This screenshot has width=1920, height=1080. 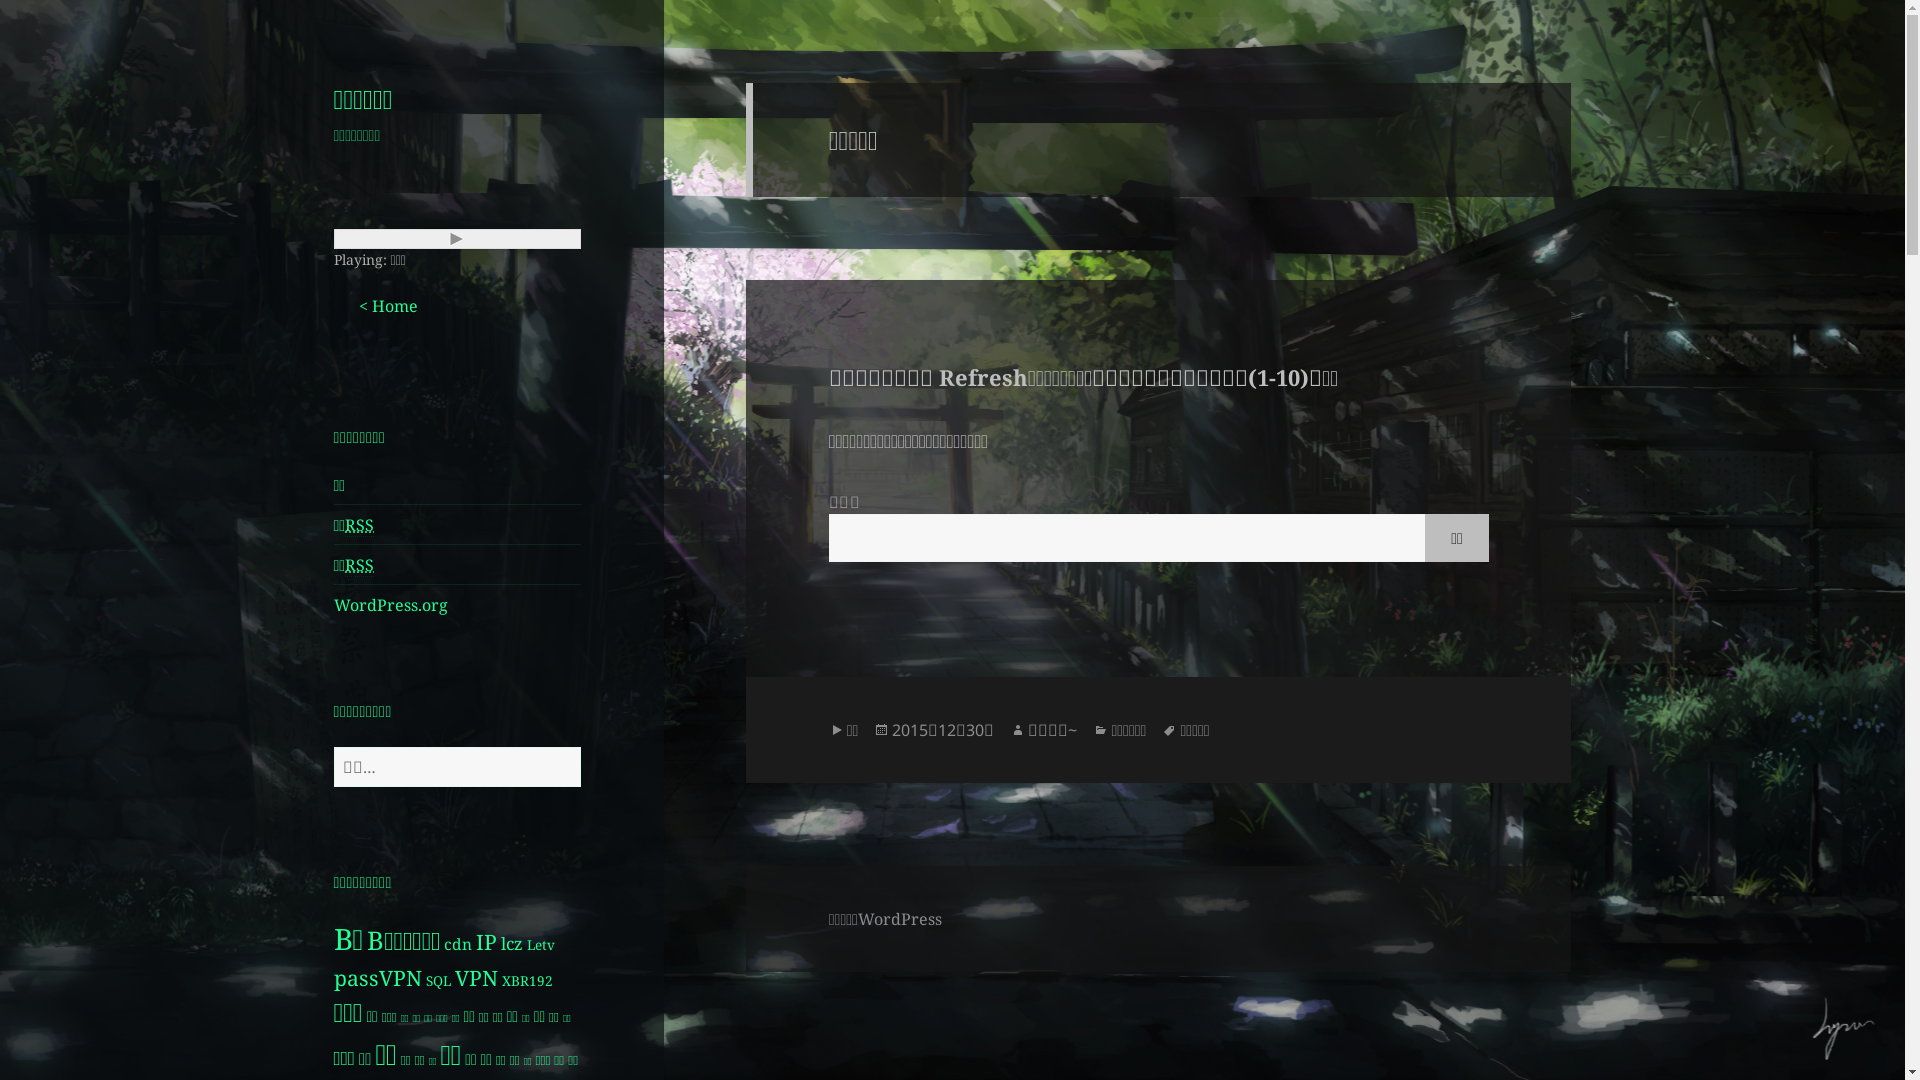 What do you see at coordinates (378, 976) in the screenshot?
I see `'passVPN'` at bounding box center [378, 976].